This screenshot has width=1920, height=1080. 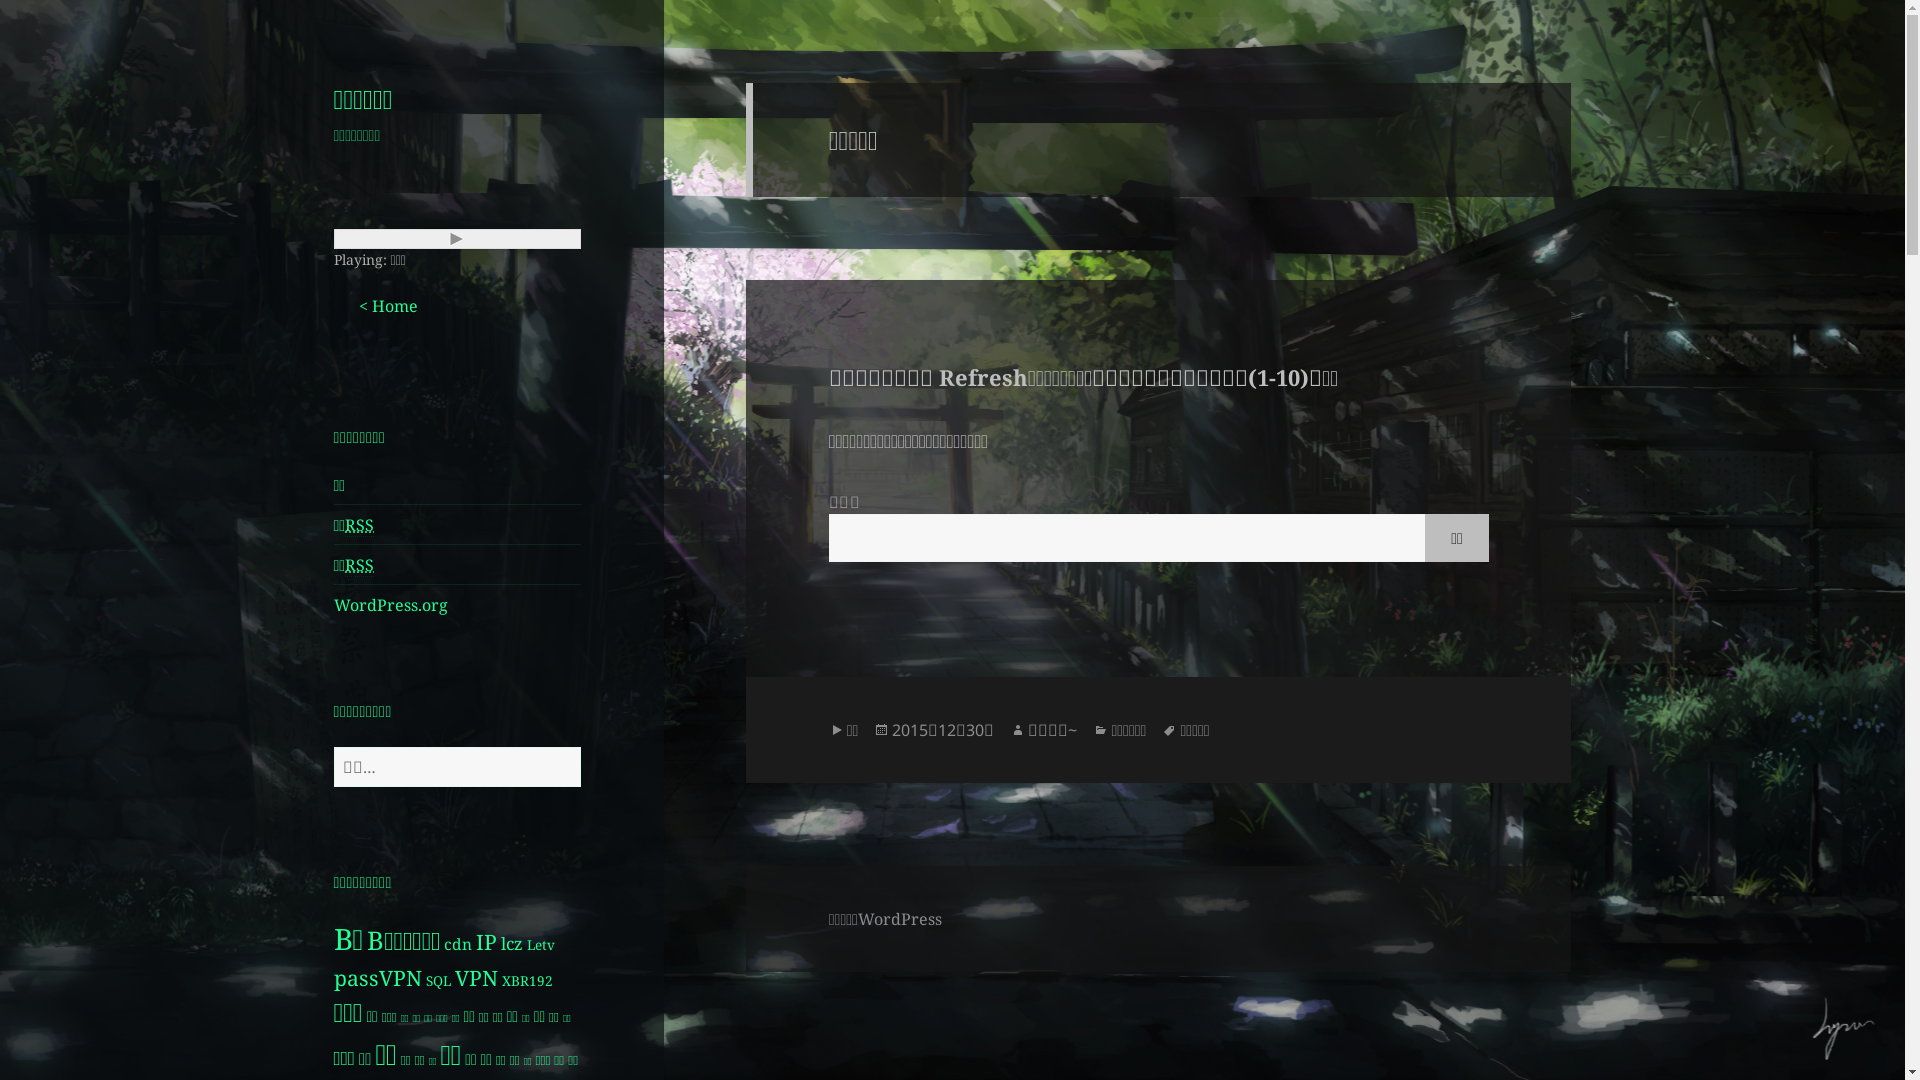 What do you see at coordinates (378, 976) in the screenshot?
I see `'passVPN'` at bounding box center [378, 976].